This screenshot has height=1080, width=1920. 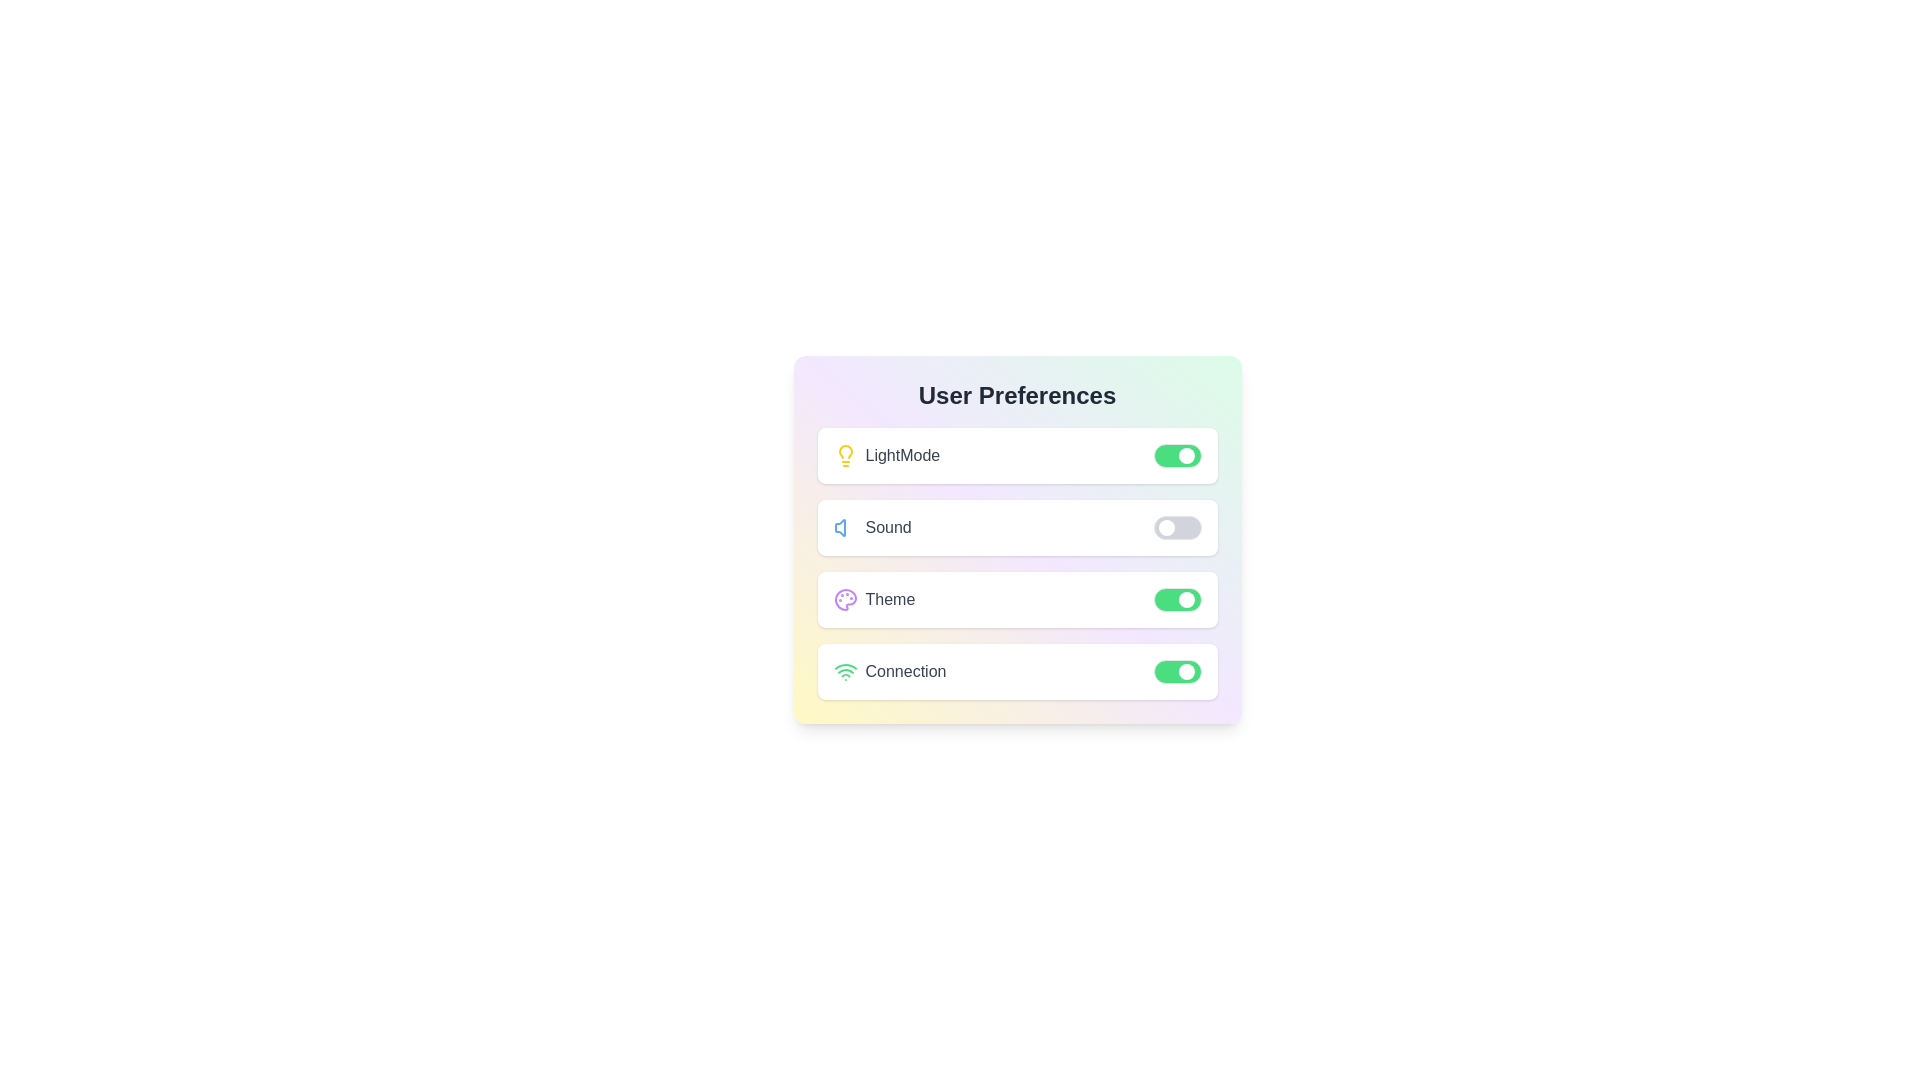 I want to click on the green Wi-Fi signal strength icon located next to the 'Connection' label, so click(x=845, y=671).